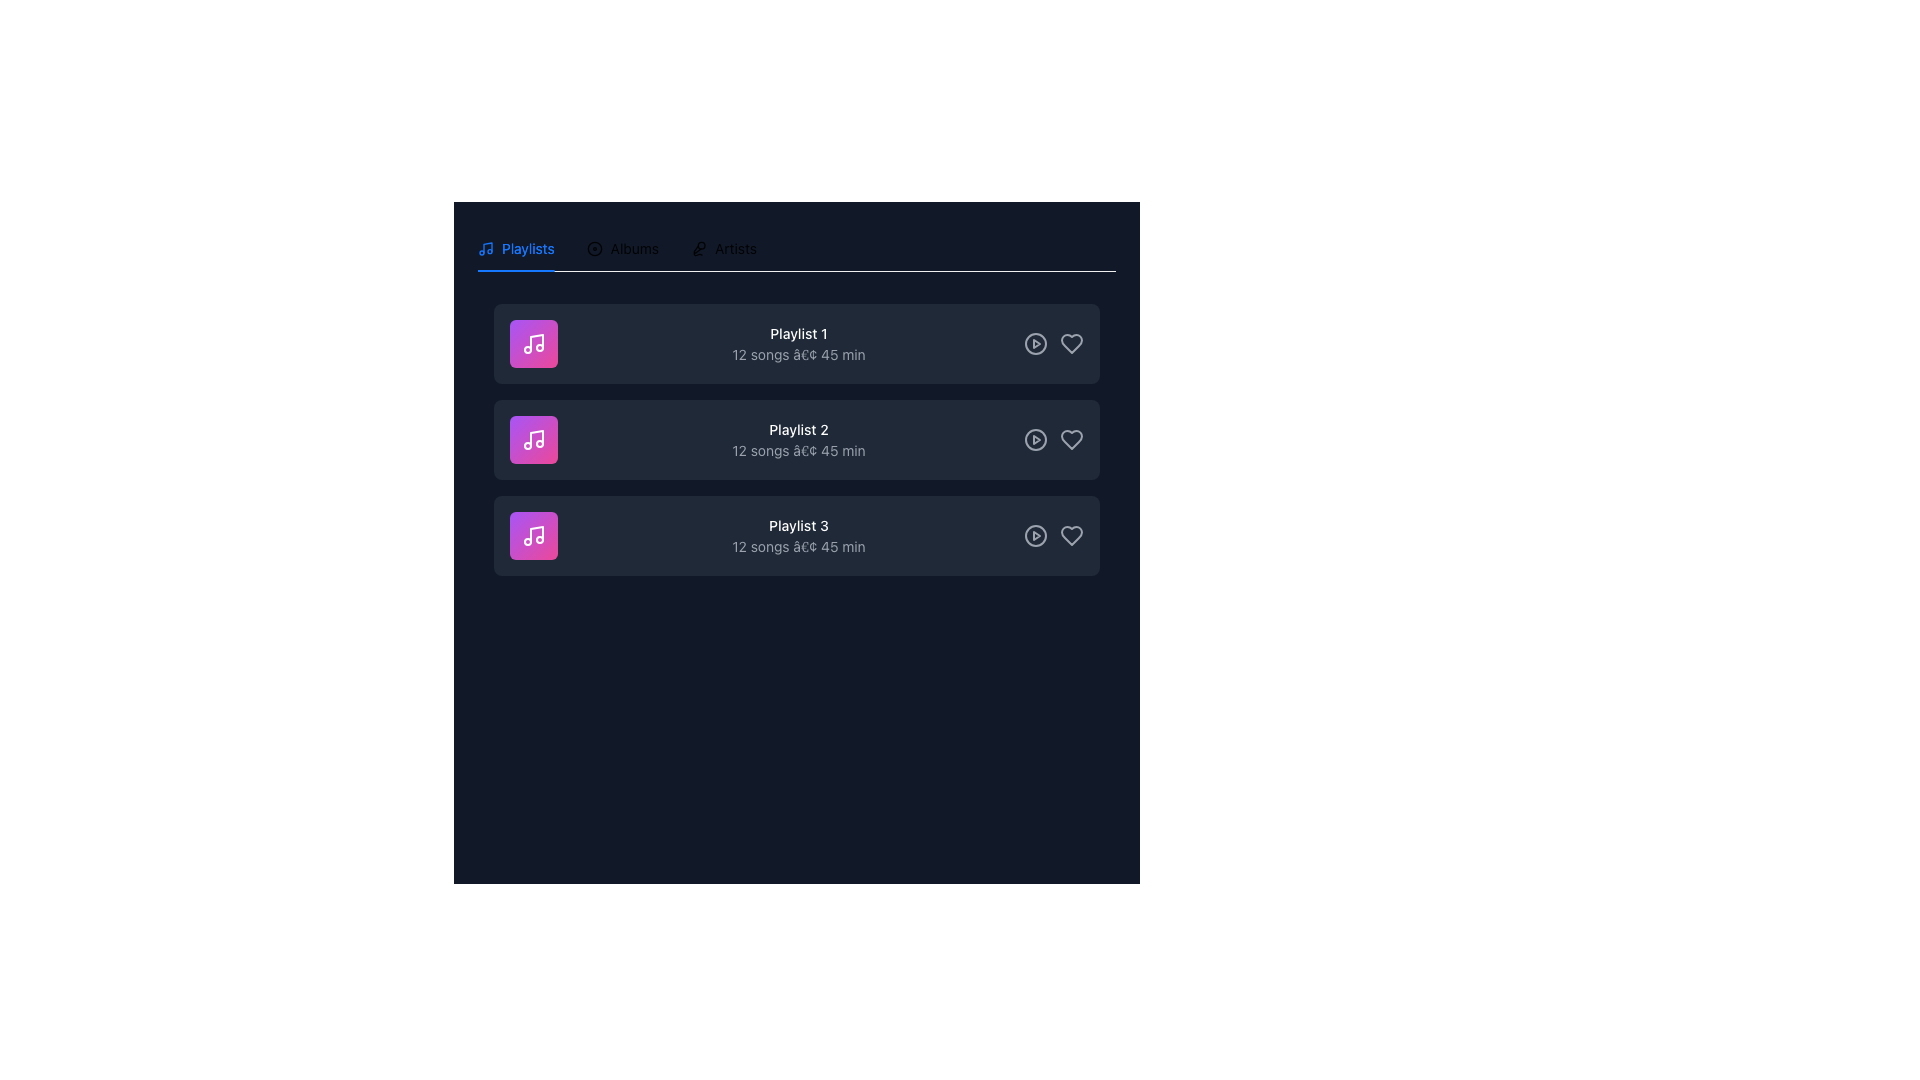 The image size is (1920, 1080). Describe the element at coordinates (533, 535) in the screenshot. I see `the musical note icon styled in white with a purple-to-pink gradient circular background, located on the left side of the playlist row` at that location.